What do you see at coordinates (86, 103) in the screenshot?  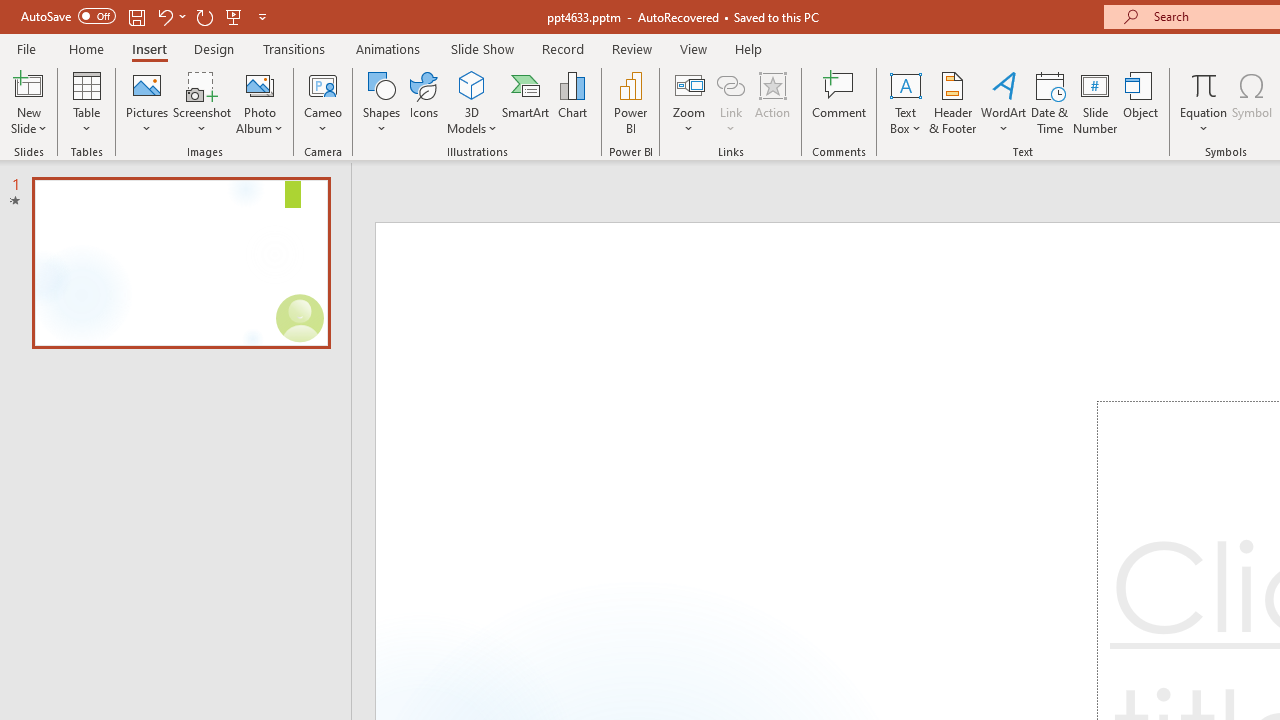 I see `'Table'` at bounding box center [86, 103].